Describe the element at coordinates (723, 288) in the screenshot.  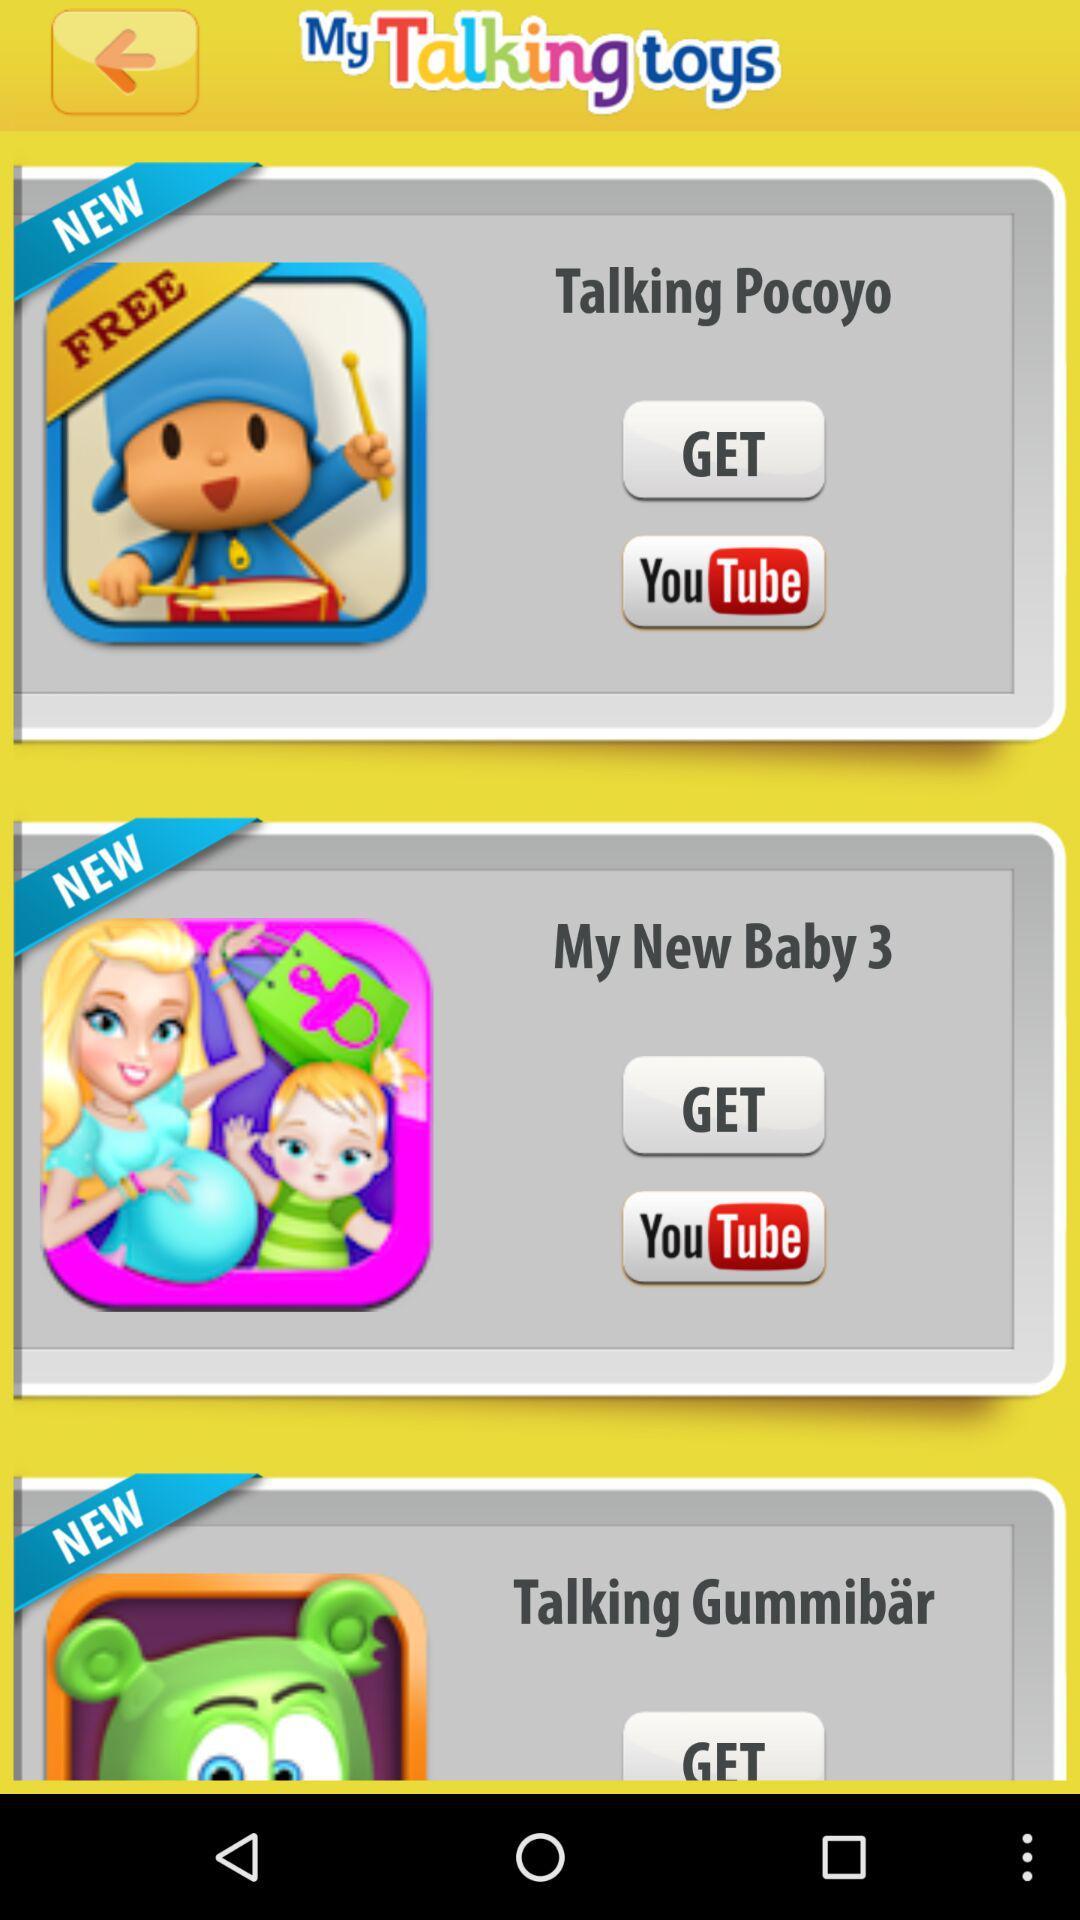
I see `icon above the get icon` at that location.